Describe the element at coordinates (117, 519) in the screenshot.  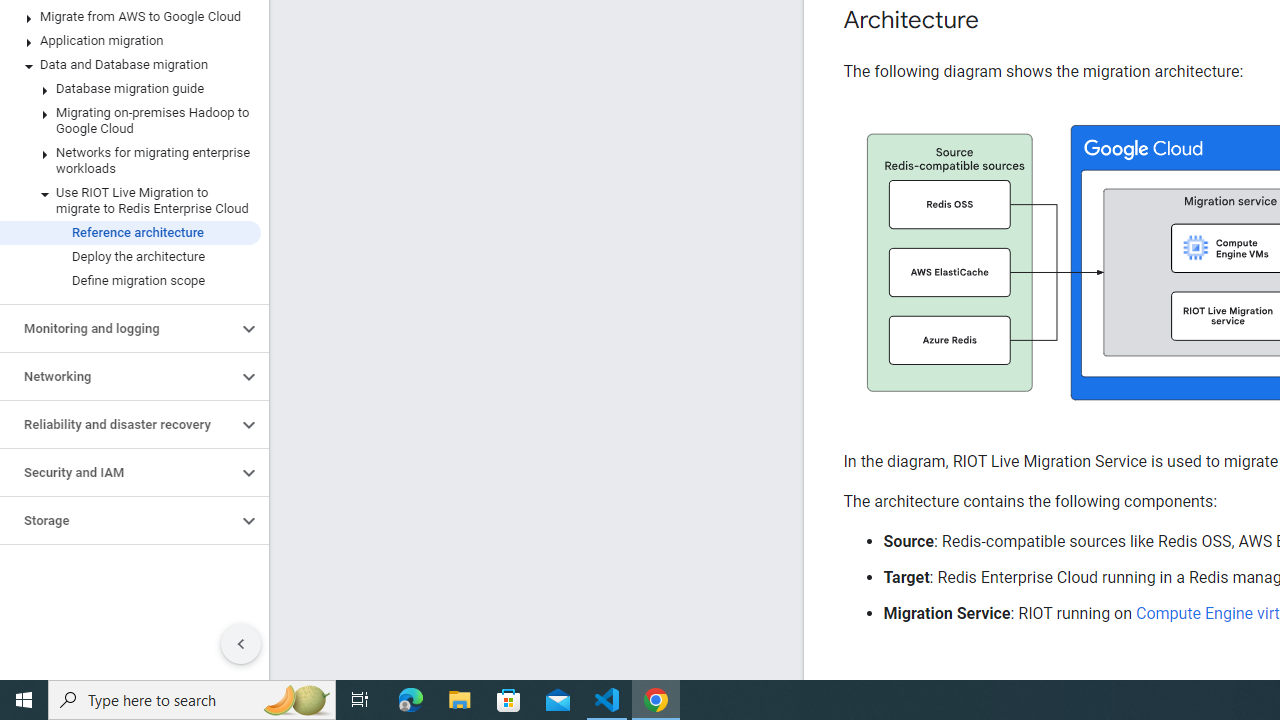
I see `'Storage'` at that location.